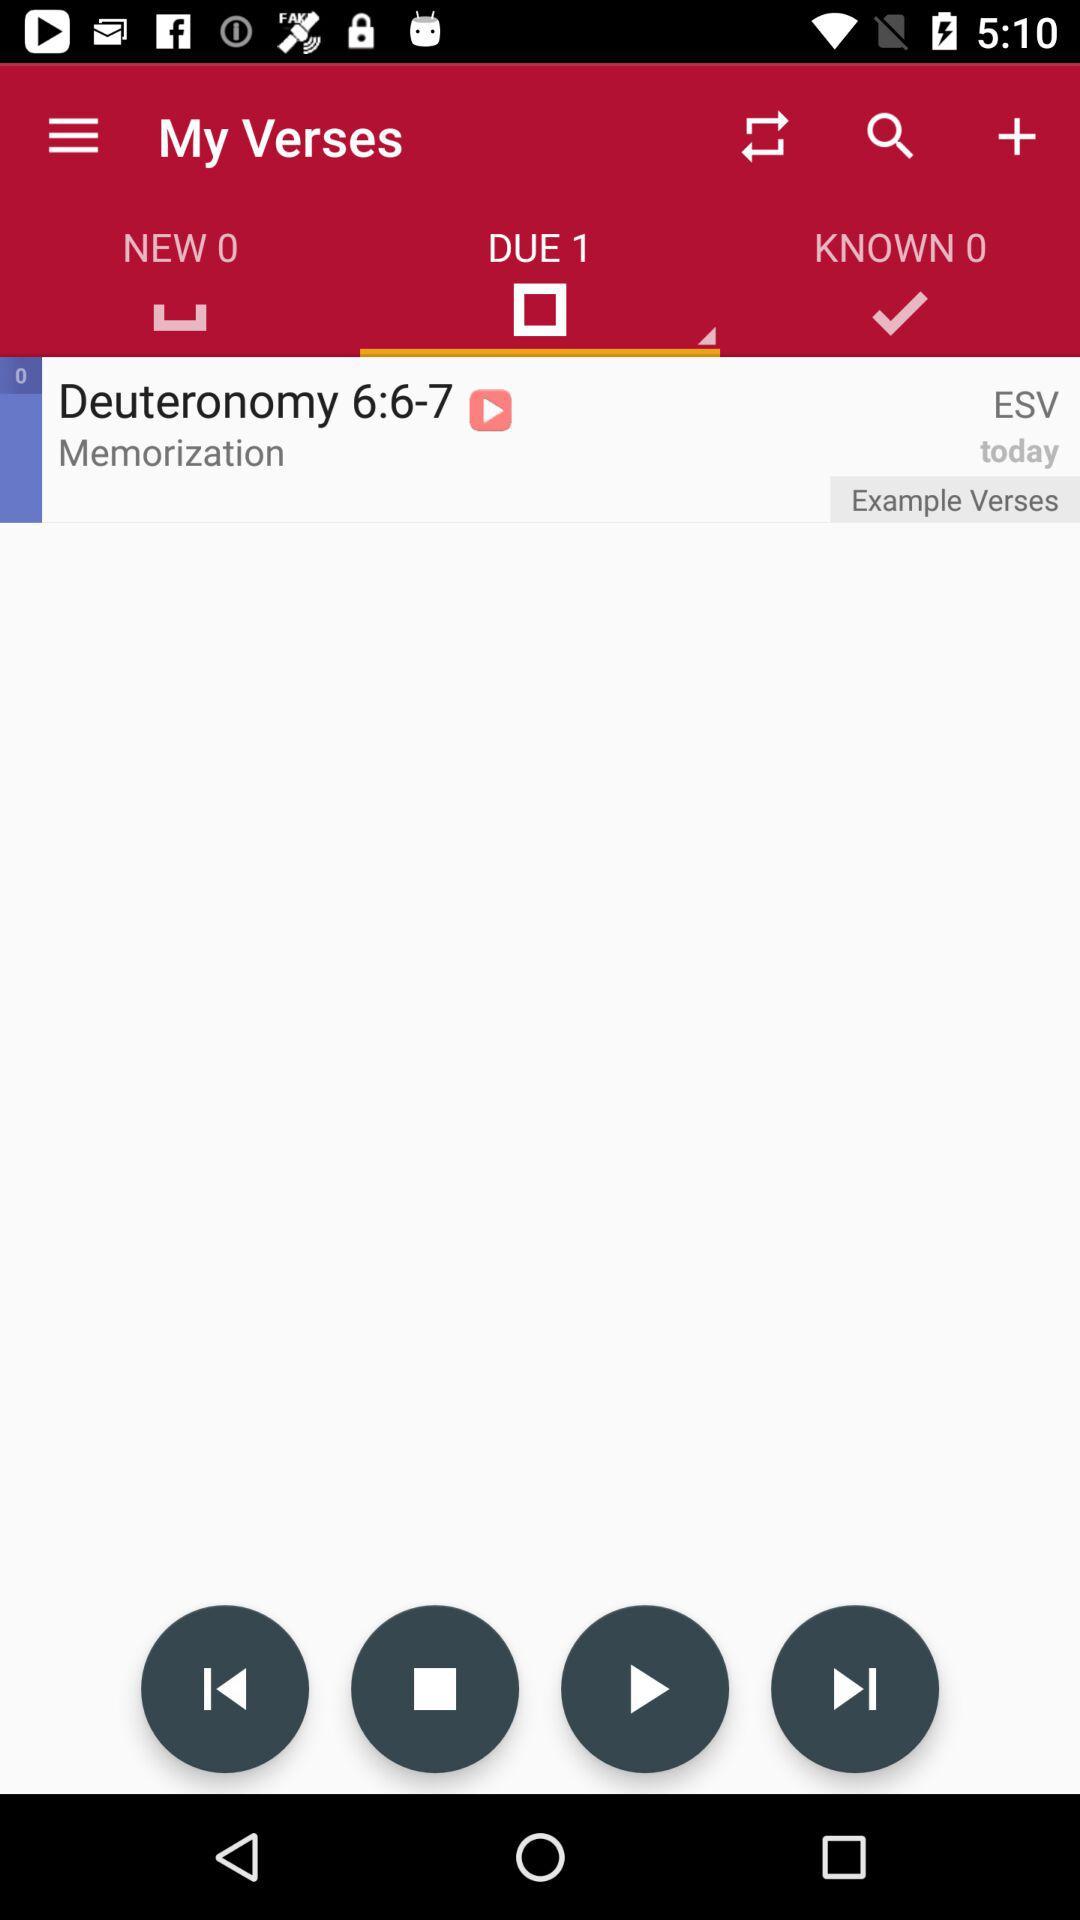 This screenshot has height=1920, width=1080. Describe the element at coordinates (72, 135) in the screenshot. I see `the icon to the left of my verses` at that location.